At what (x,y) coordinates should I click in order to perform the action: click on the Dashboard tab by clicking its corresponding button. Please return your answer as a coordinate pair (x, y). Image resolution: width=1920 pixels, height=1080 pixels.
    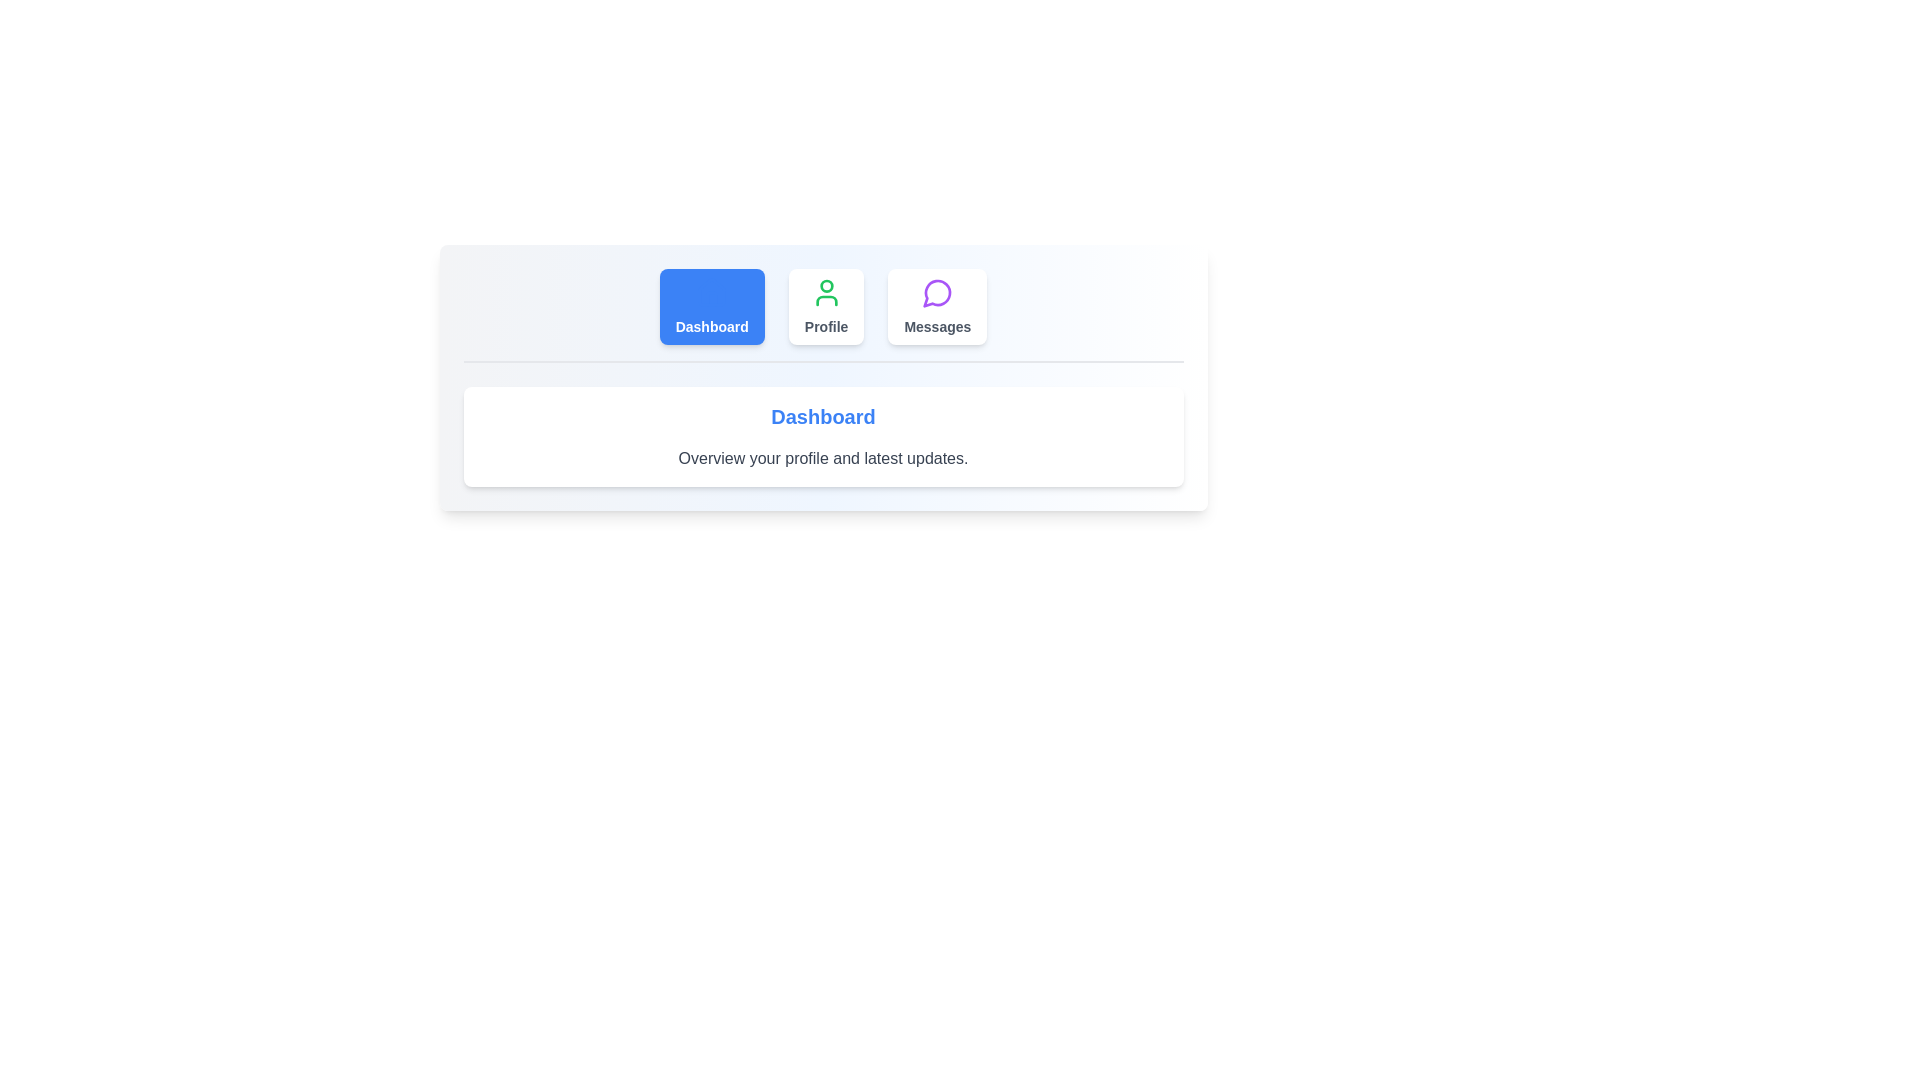
    Looking at the image, I should click on (712, 307).